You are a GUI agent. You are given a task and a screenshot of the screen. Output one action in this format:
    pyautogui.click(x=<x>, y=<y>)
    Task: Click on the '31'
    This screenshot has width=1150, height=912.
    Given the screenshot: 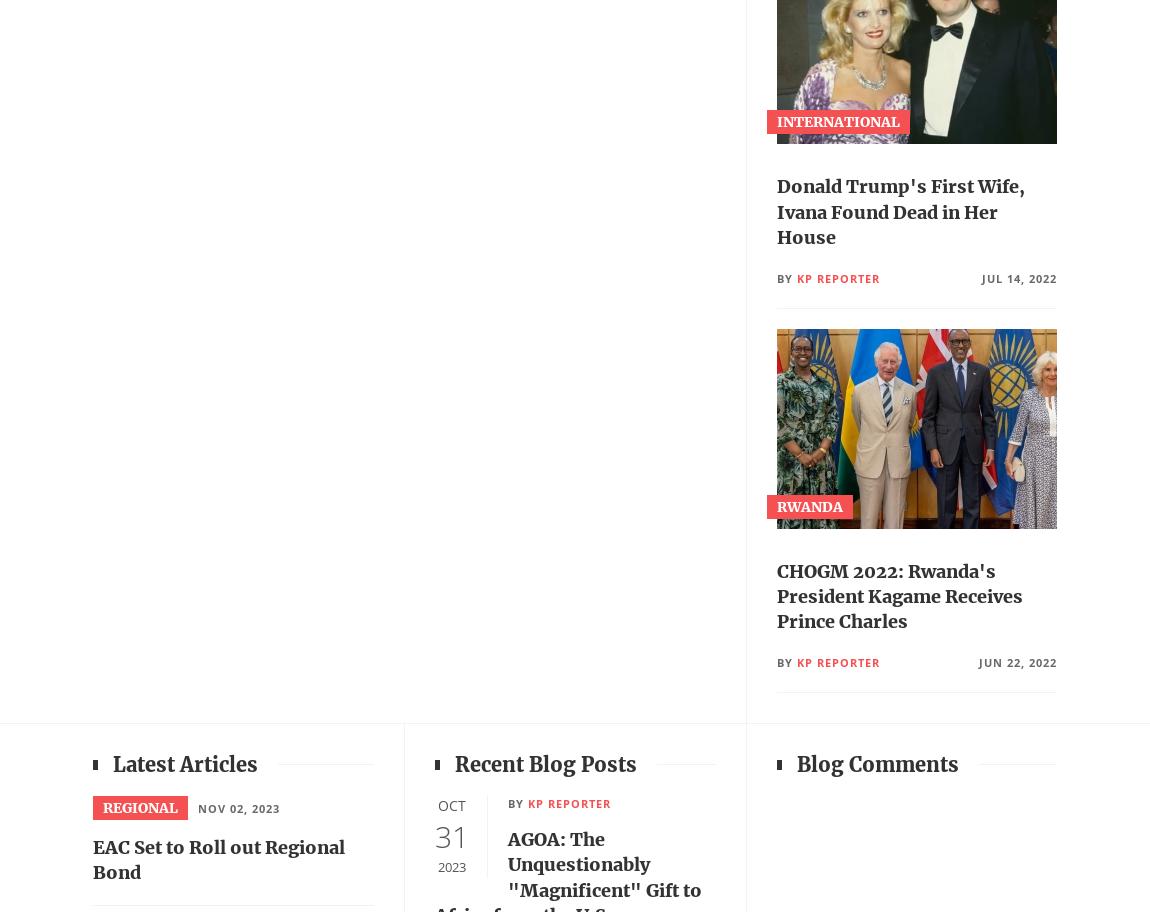 What is the action you would take?
    pyautogui.click(x=451, y=836)
    